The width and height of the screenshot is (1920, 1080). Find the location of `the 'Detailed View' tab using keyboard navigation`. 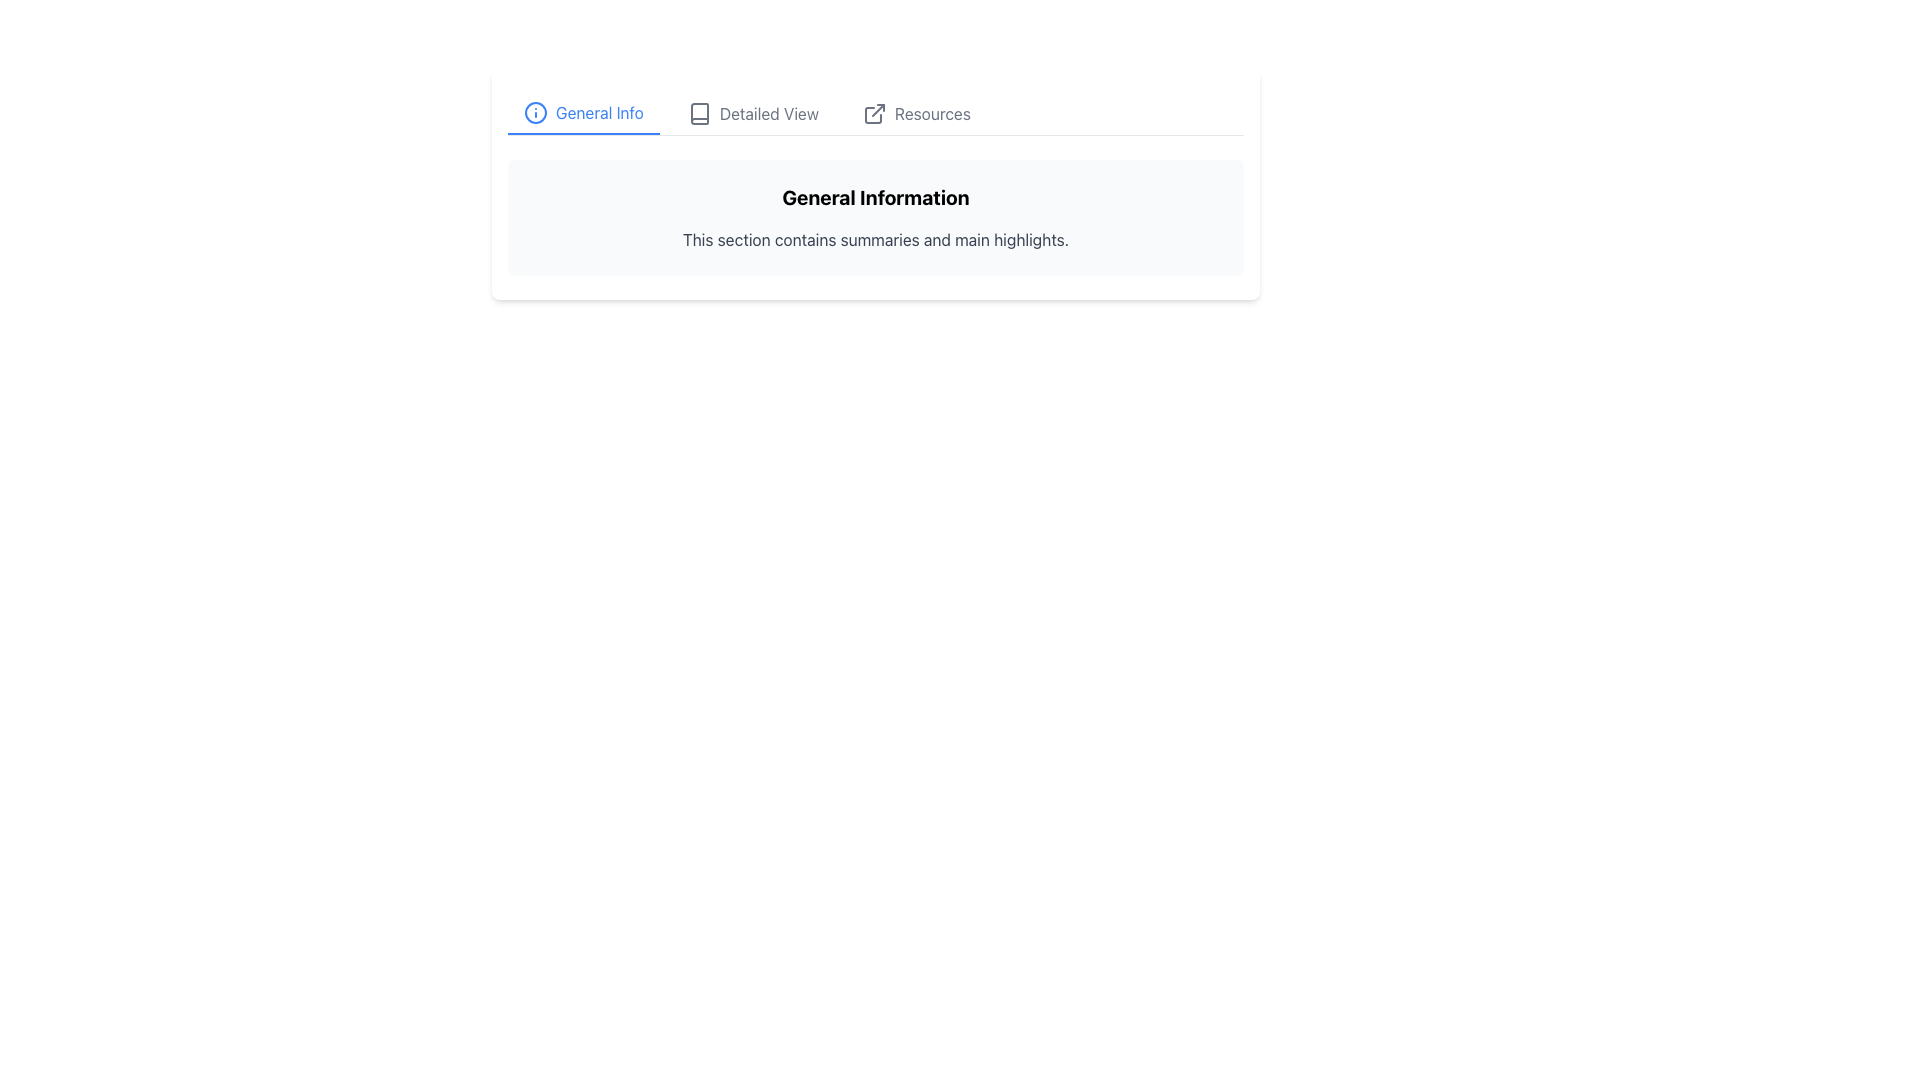

the 'Detailed View' tab using keyboard navigation is located at coordinates (752, 114).